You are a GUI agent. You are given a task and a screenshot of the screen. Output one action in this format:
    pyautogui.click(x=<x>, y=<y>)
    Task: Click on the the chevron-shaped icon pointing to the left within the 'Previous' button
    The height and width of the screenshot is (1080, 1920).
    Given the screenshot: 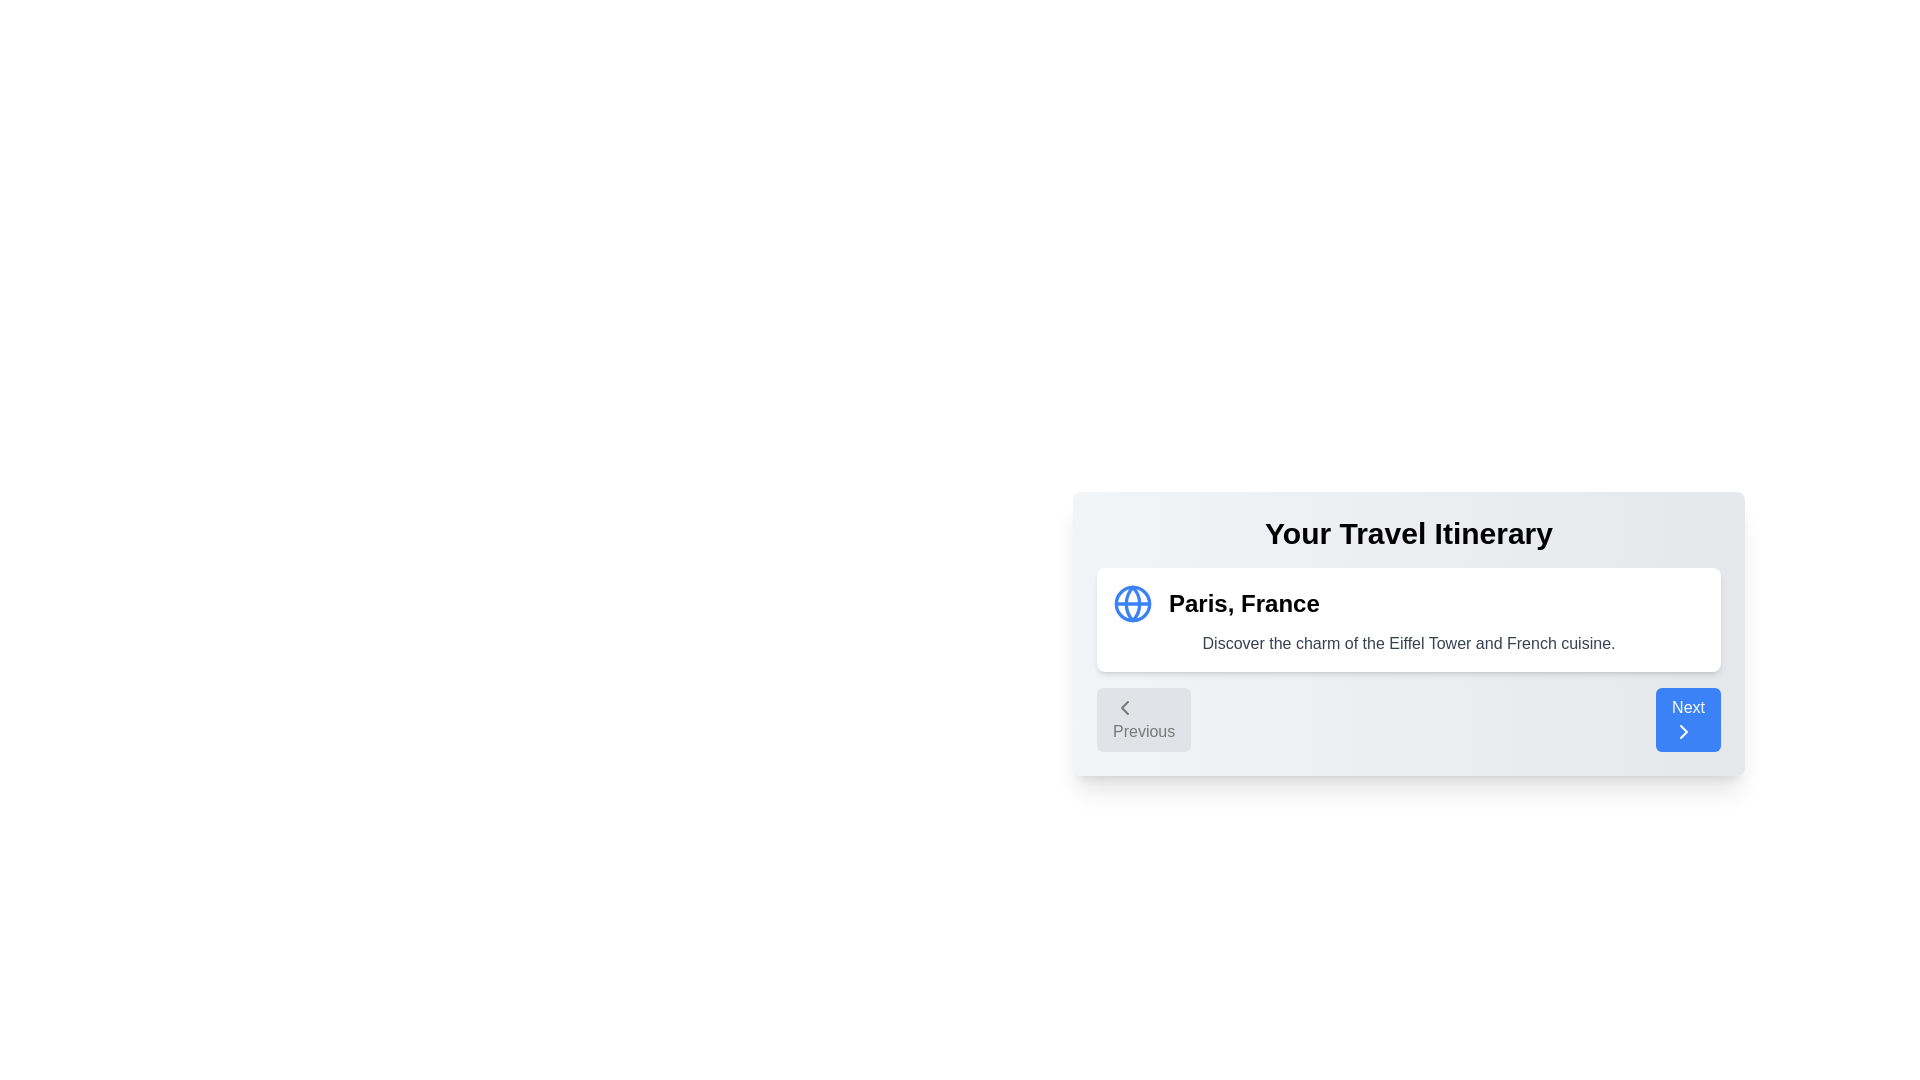 What is the action you would take?
    pyautogui.click(x=1124, y=707)
    